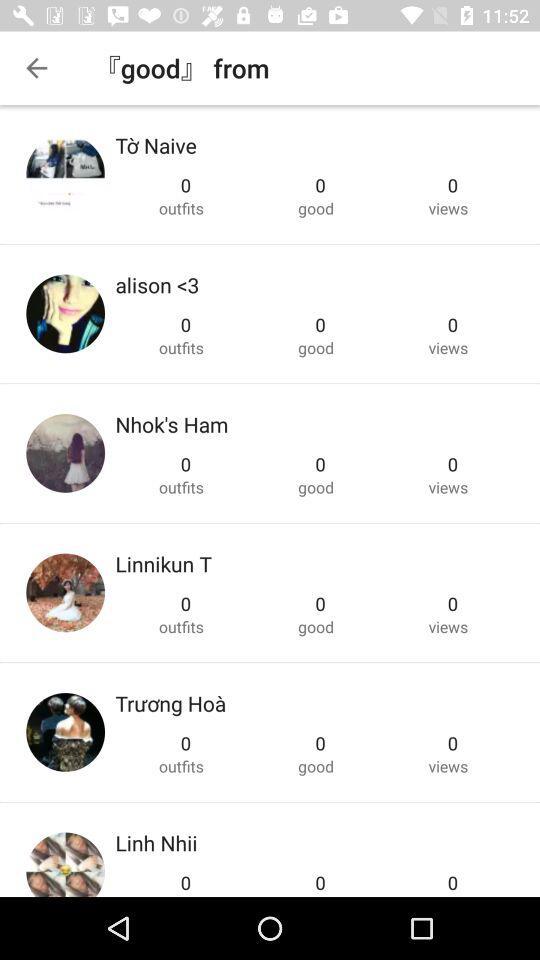 This screenshot has width=540, height=960. Describe the element at coordinates (171, 424) in the screenshot. I see `the nhok's ham` at that location.